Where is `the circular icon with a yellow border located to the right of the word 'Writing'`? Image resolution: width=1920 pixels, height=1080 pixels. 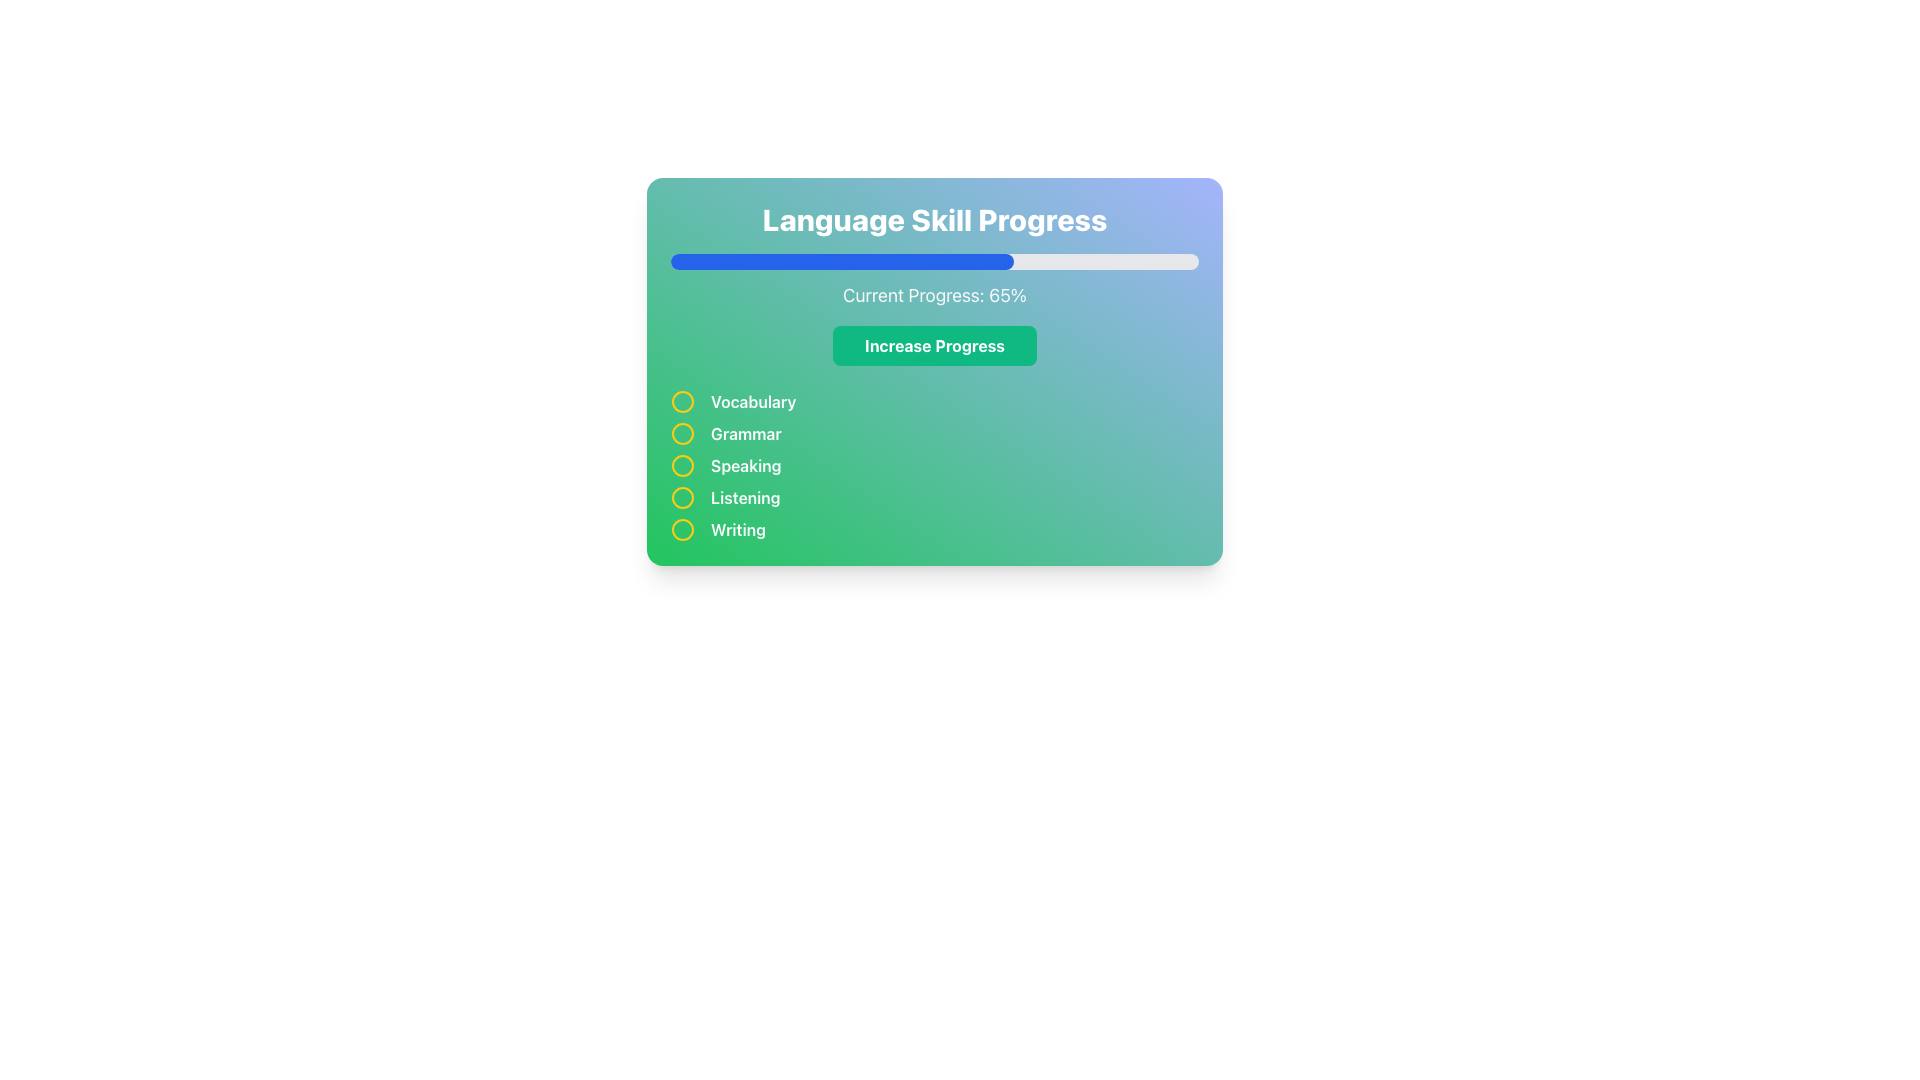 the circular icon with a yellow border located to the right of the word 'Writing' is located at coordinates (682, 528).